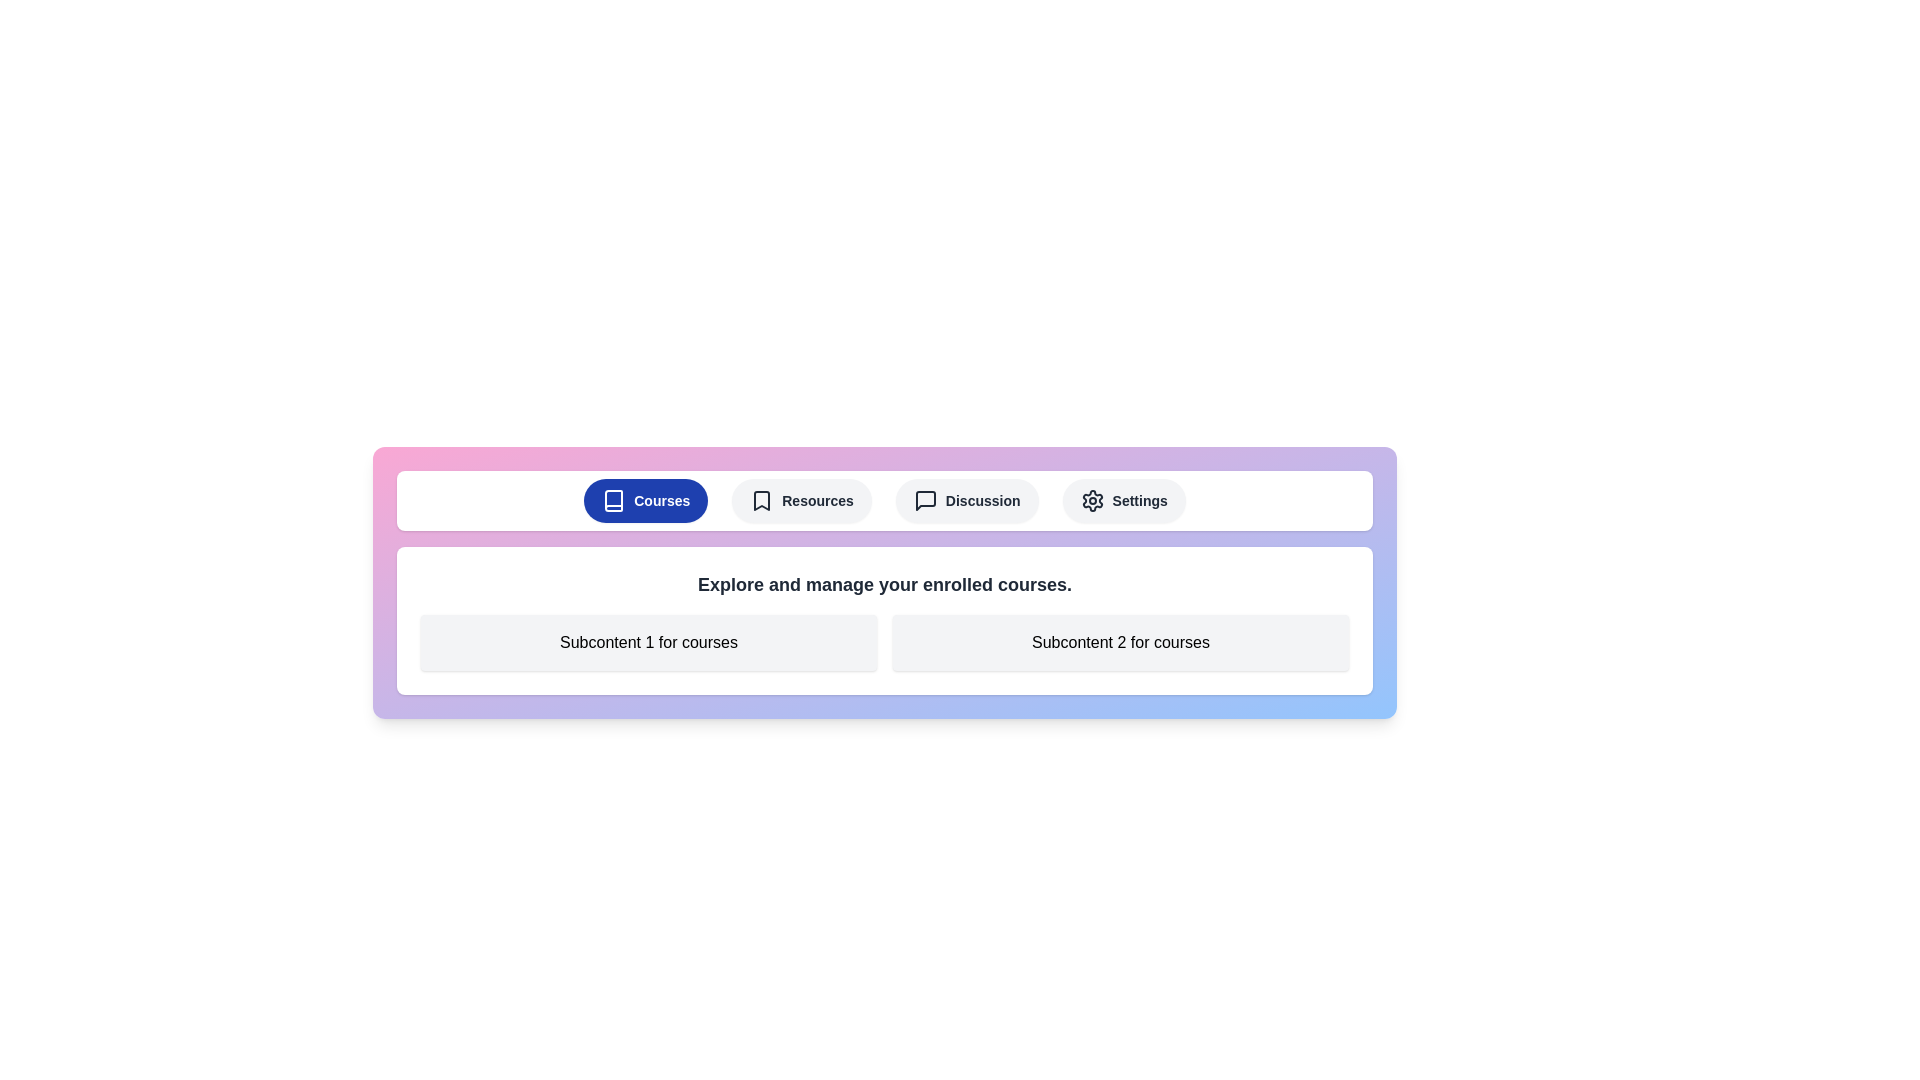 This screenshot has height=1080, width=1920. I want to click on the 'Resources' icon located in the horizontal navigation menu at the upper section of the interface, so click(761, 500).